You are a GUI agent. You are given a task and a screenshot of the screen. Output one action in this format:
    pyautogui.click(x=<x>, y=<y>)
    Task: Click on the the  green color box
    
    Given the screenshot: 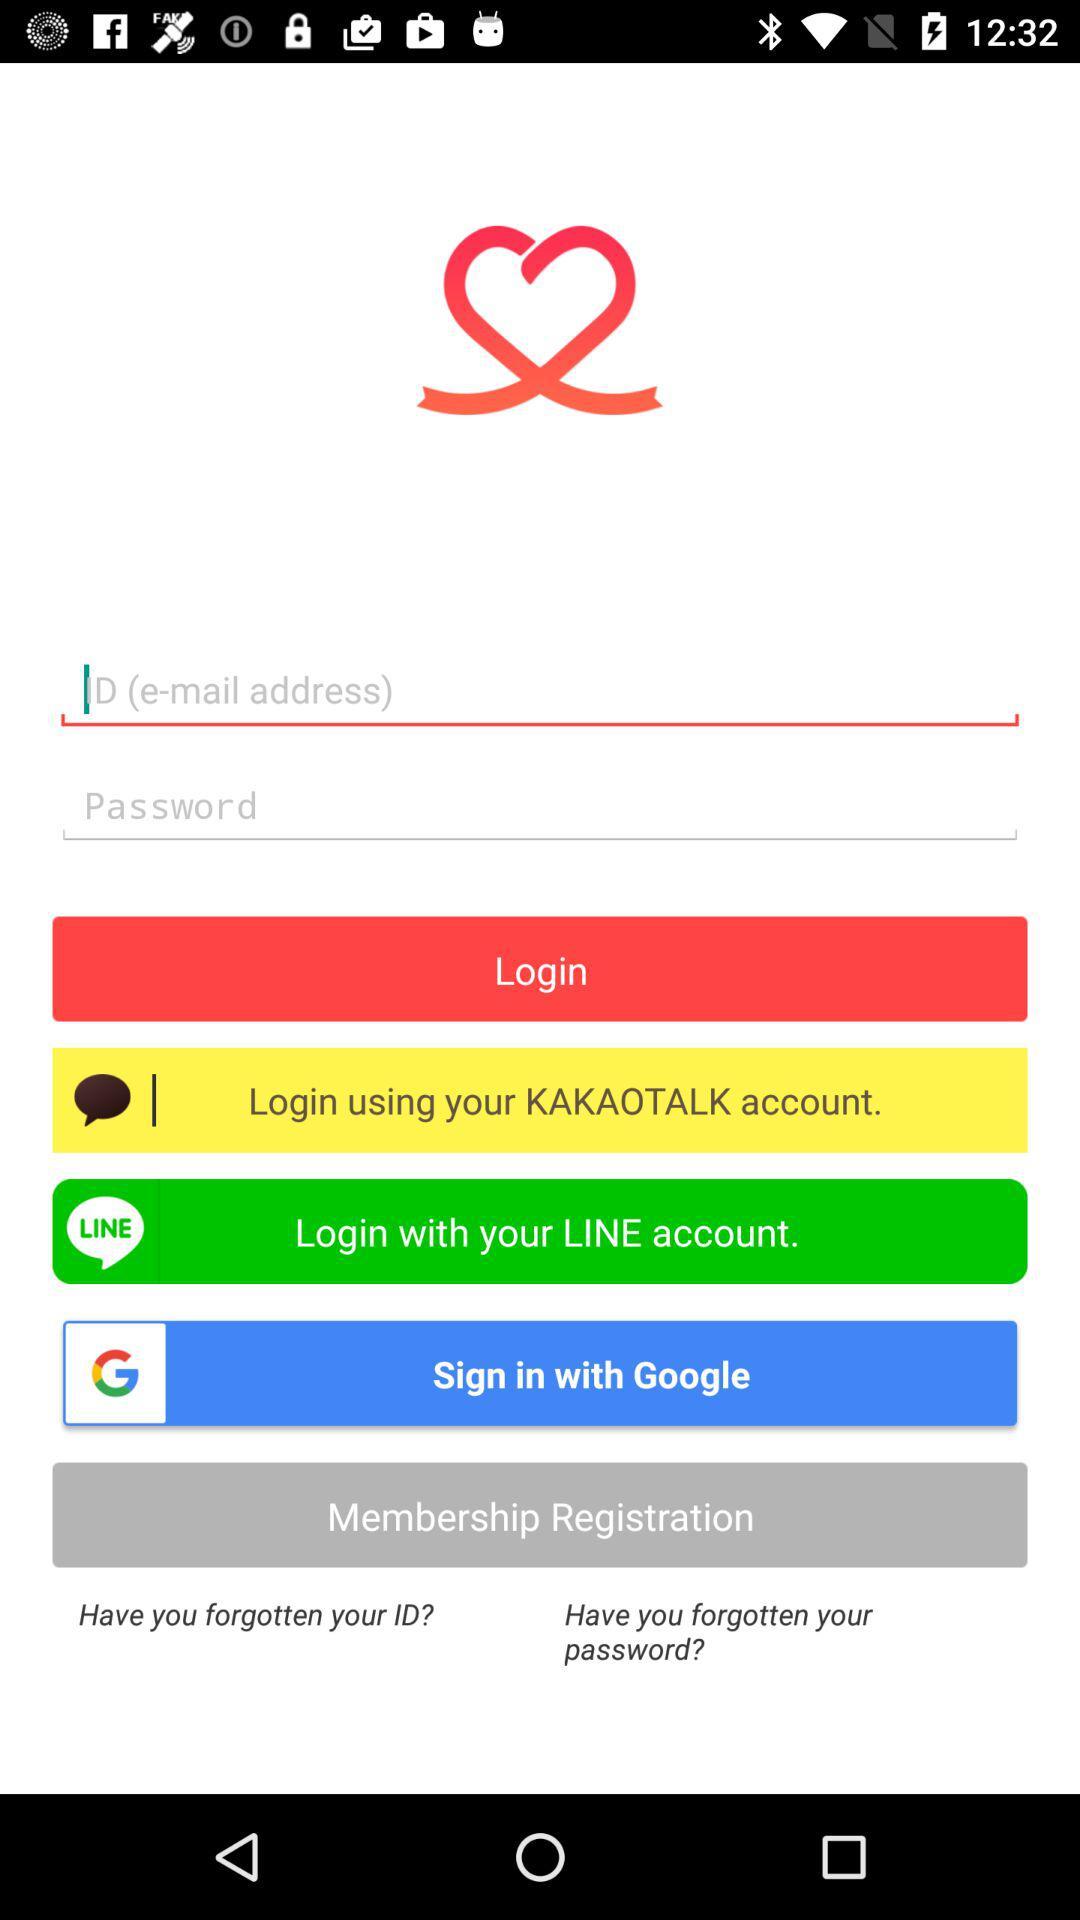 What is the action you would take?
    pyautogui.click(x=540, y=1230)
    